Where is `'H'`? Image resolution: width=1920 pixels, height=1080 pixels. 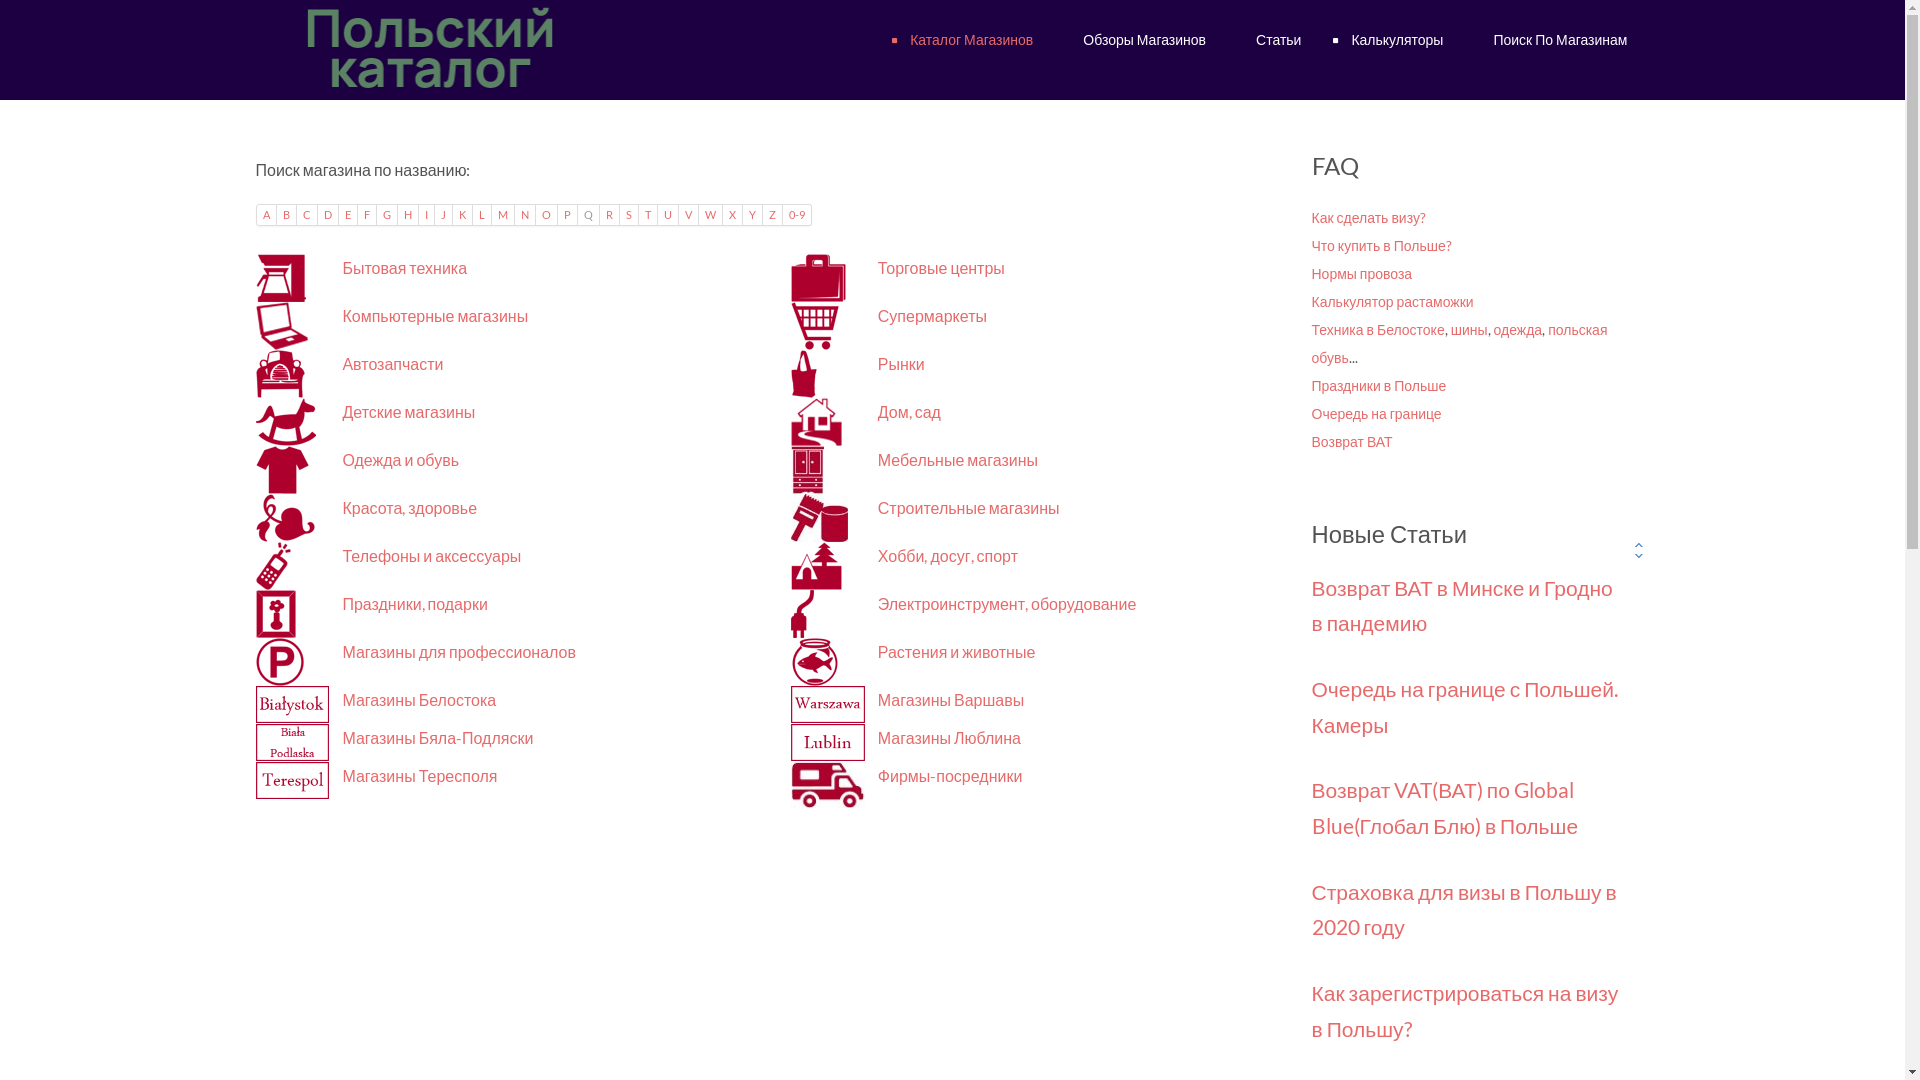
'H' is located at coordinates (407, 215).